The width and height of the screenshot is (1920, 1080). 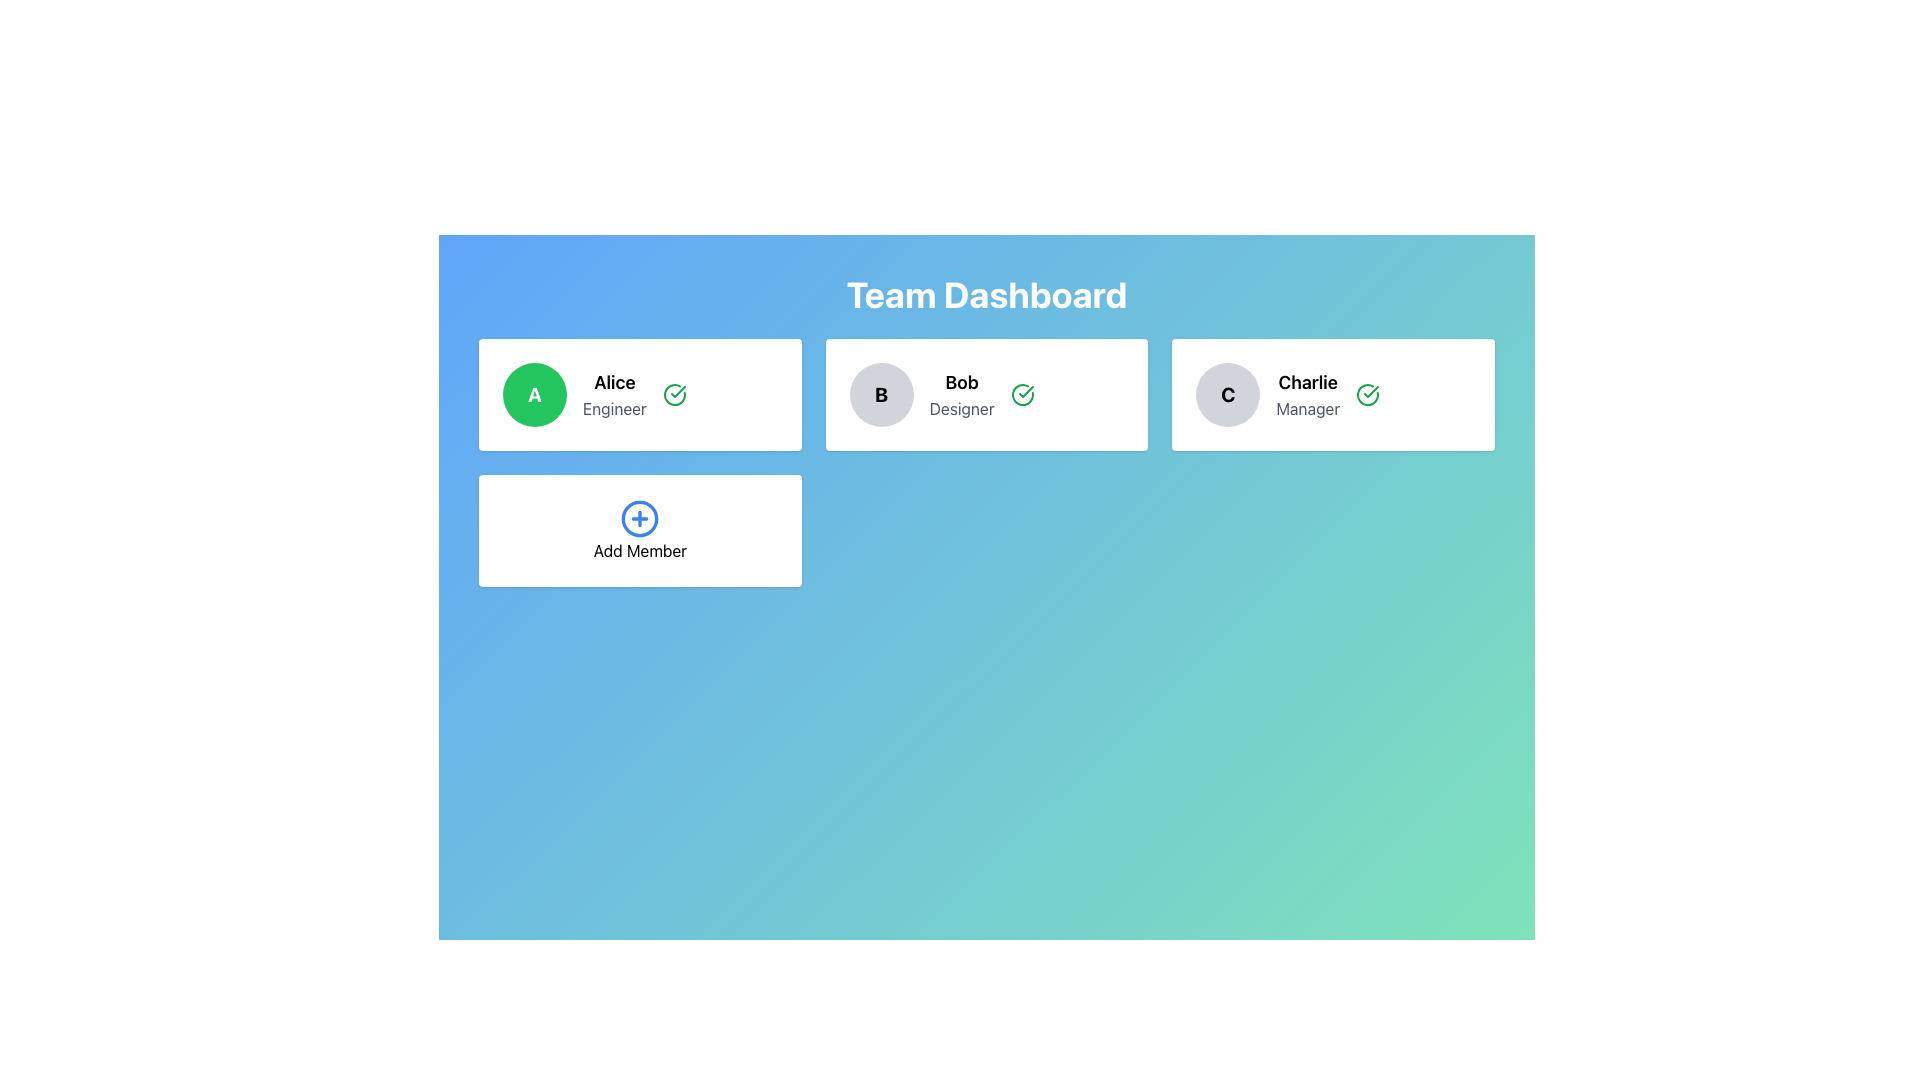 What do you see at coordinates (987, 294) in the screenshot?
I see `the prominent text label displaying 'Team Dashboard' in large, bold white font, which is centrally positioned at the top of the interface with a gradient background from blue to green` at bounding box center [987, 294].